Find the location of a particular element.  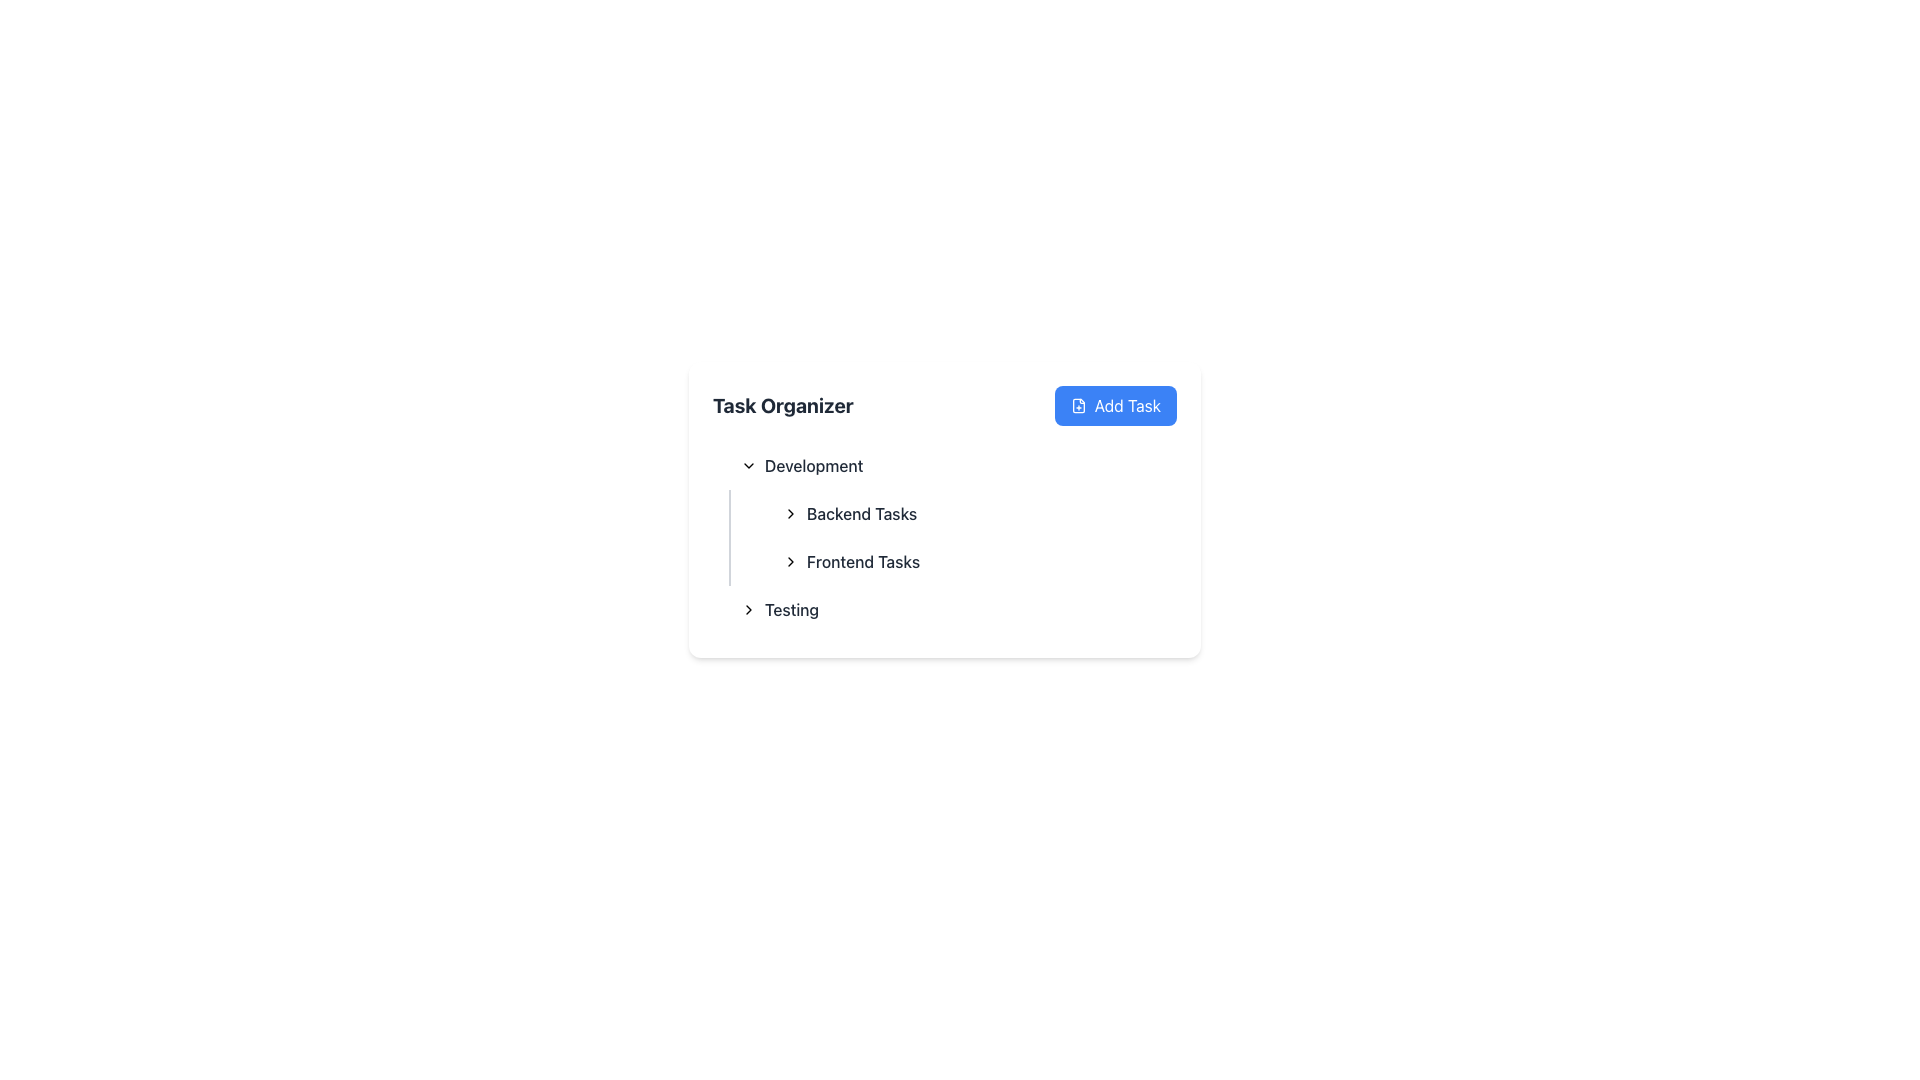

the chevron icon next to the 'Development' label is located at coordinates (747, 466).